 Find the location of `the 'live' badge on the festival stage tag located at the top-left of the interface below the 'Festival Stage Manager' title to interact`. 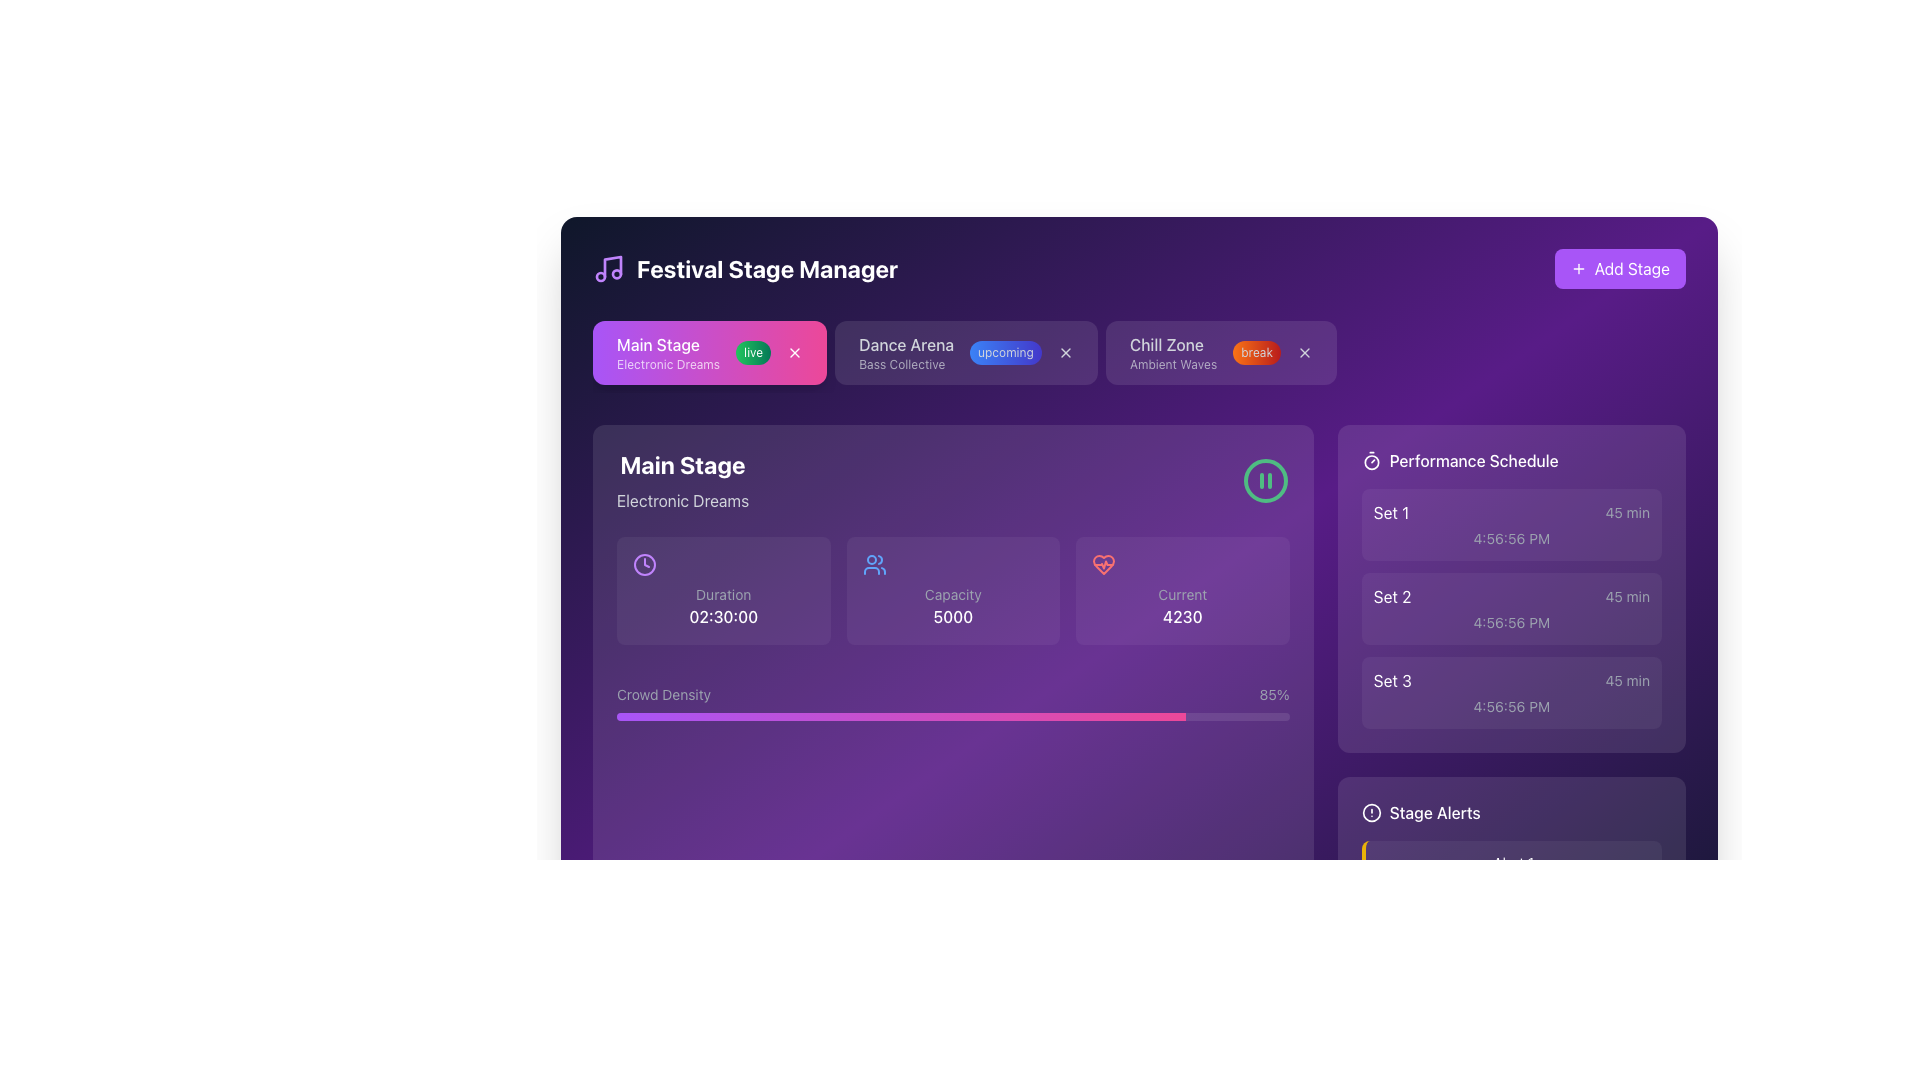

the 'live' badge on the festival stage tag located at the top-left of the interface below the 'Festival Stage Manager' title to interact is located at coordinates (710, 352).